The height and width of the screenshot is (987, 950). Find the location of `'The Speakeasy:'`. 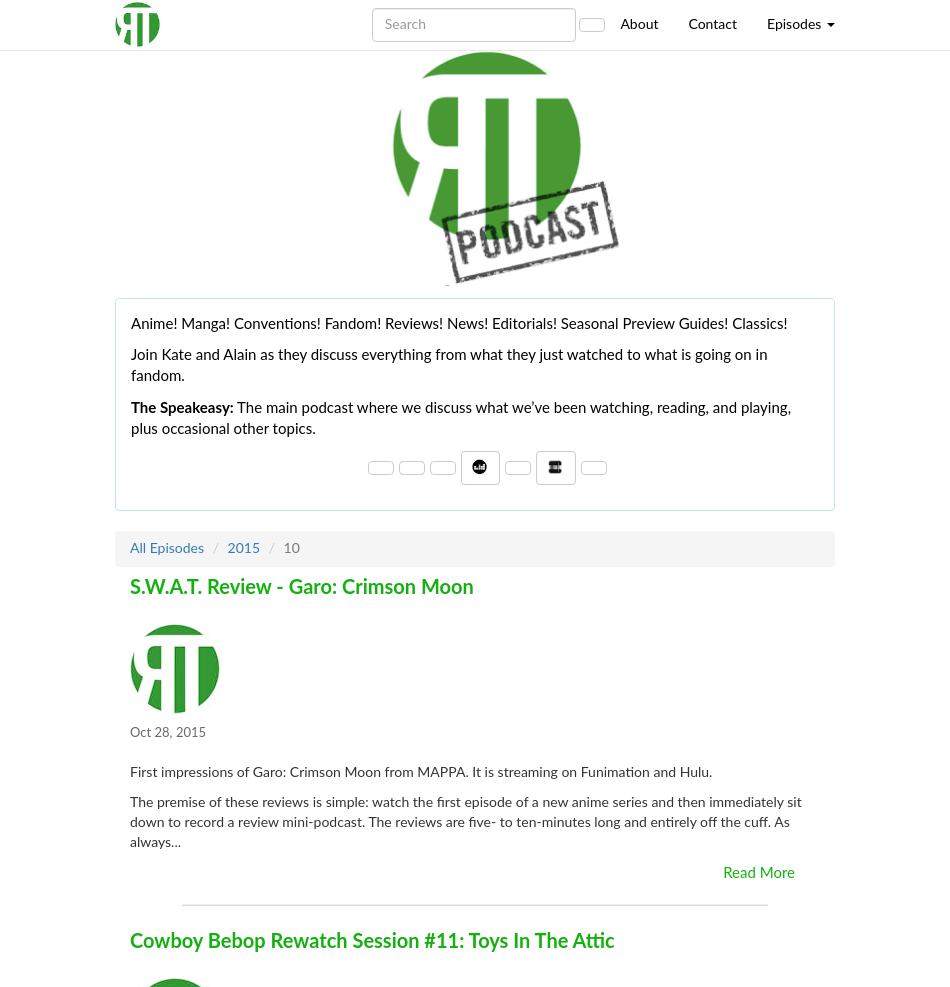

'The Speakeasy:' is located at coordinates (131, 407).